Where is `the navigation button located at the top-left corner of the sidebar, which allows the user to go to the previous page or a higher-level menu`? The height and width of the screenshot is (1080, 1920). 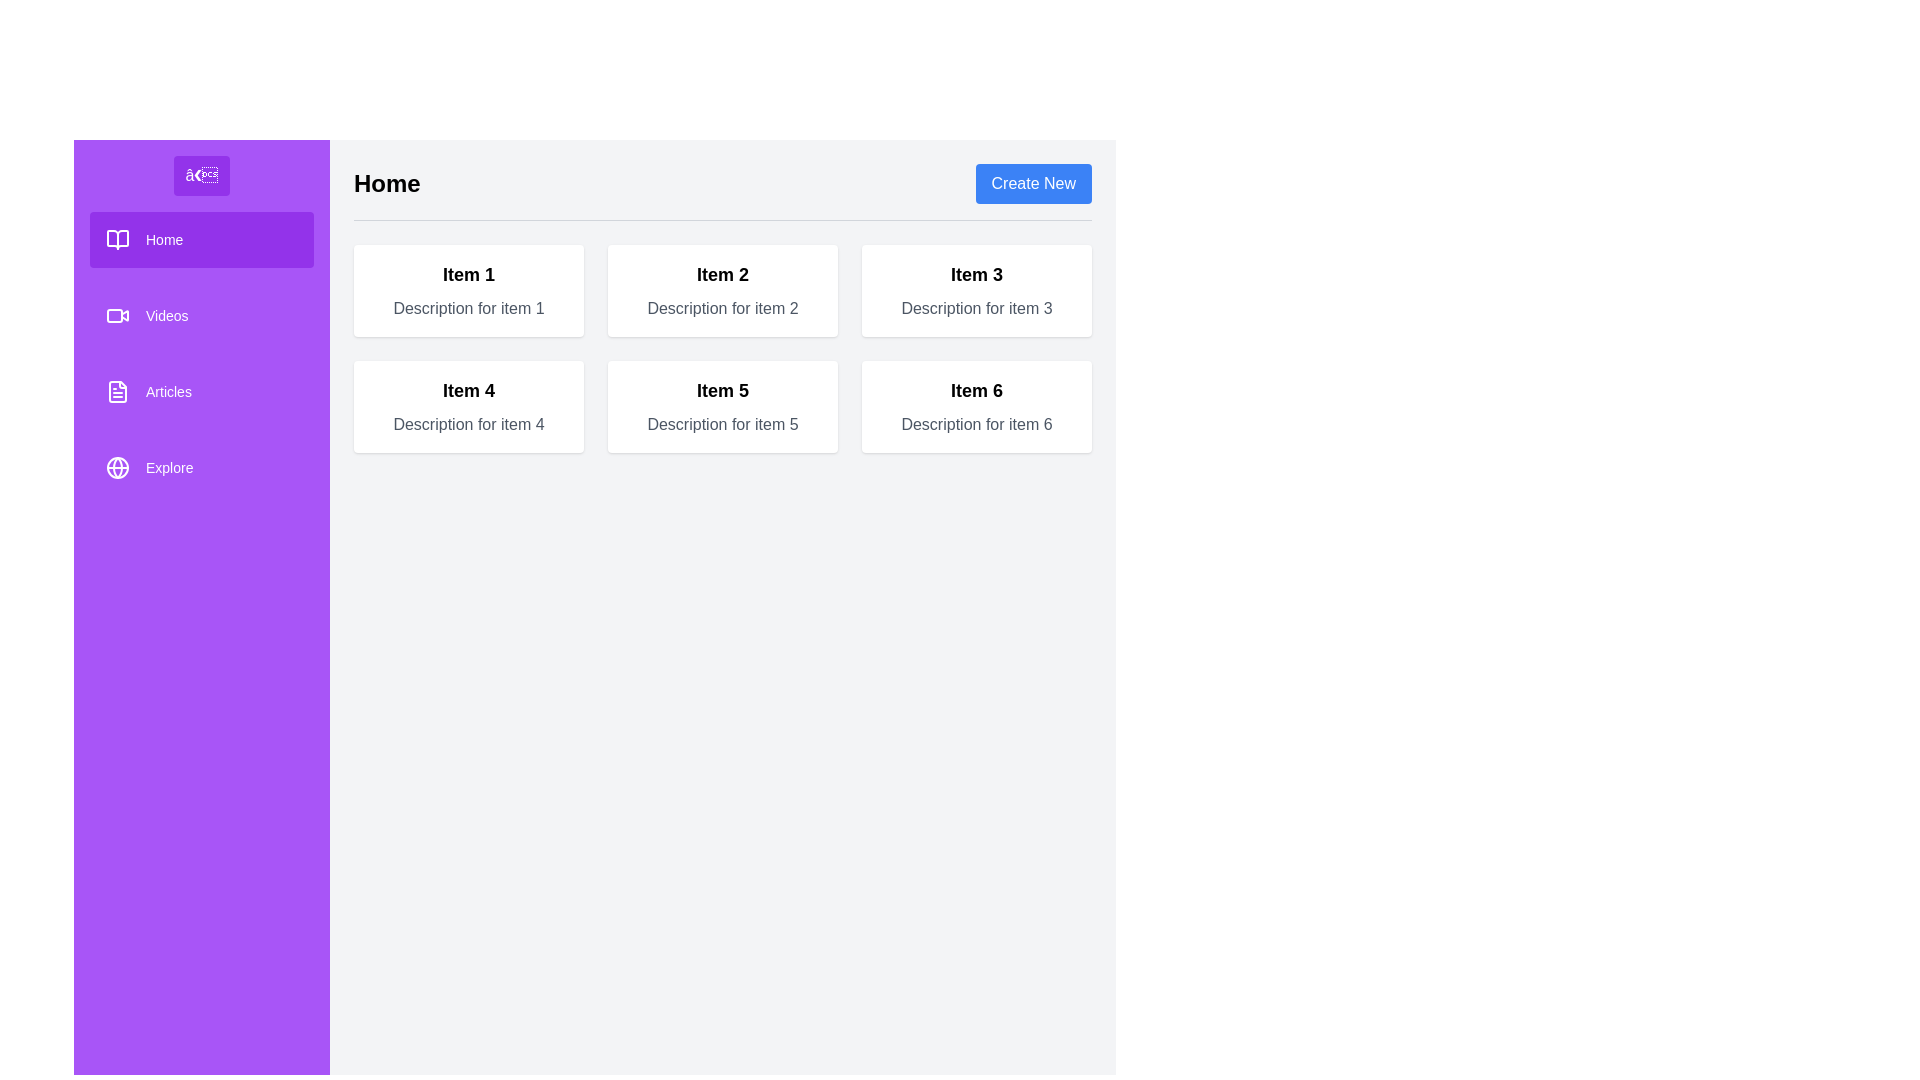 the navigation button located at the top-left corner of the sidebar, which allows the user to go to the previous page or a higher-level menu is located at coordinates (201, 175).